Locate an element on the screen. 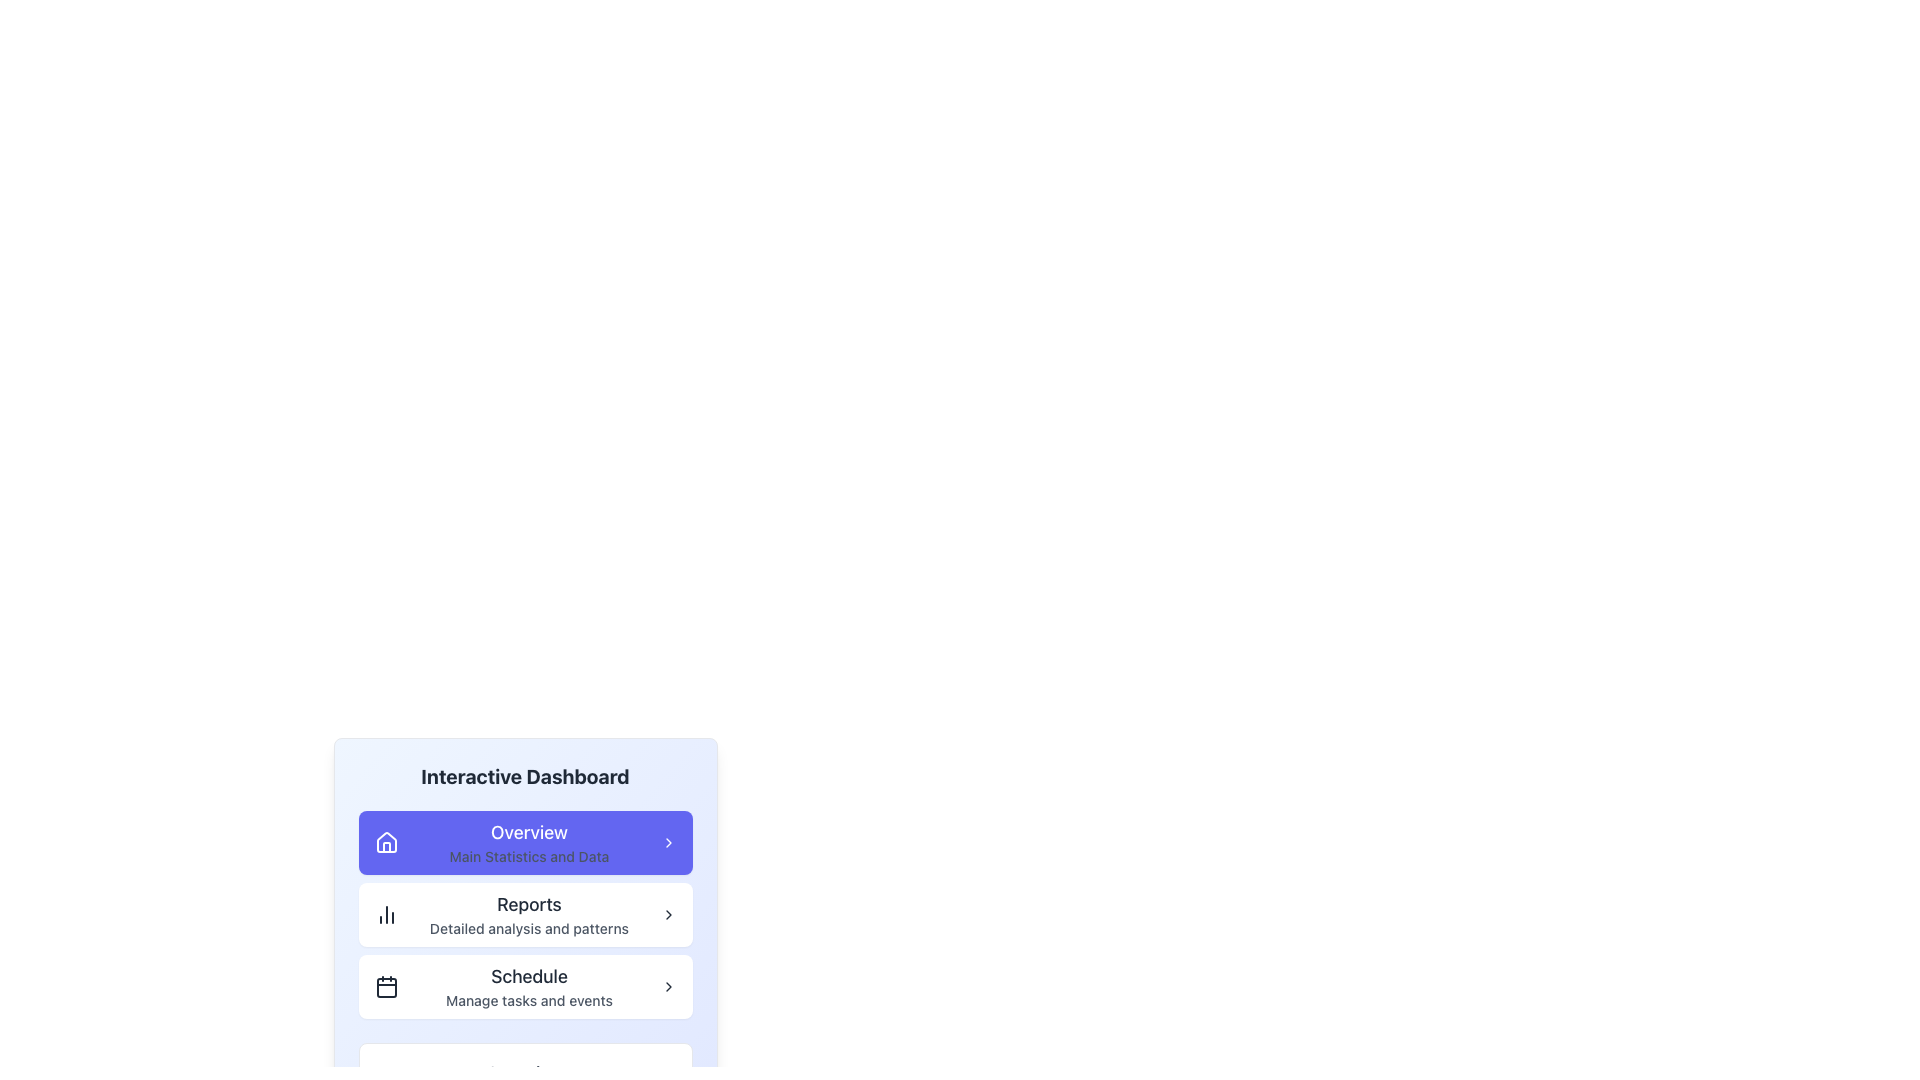 This screenshot has height=1080, width=1920. the 'Schedule' text label located is located at coordinates (529, 975).